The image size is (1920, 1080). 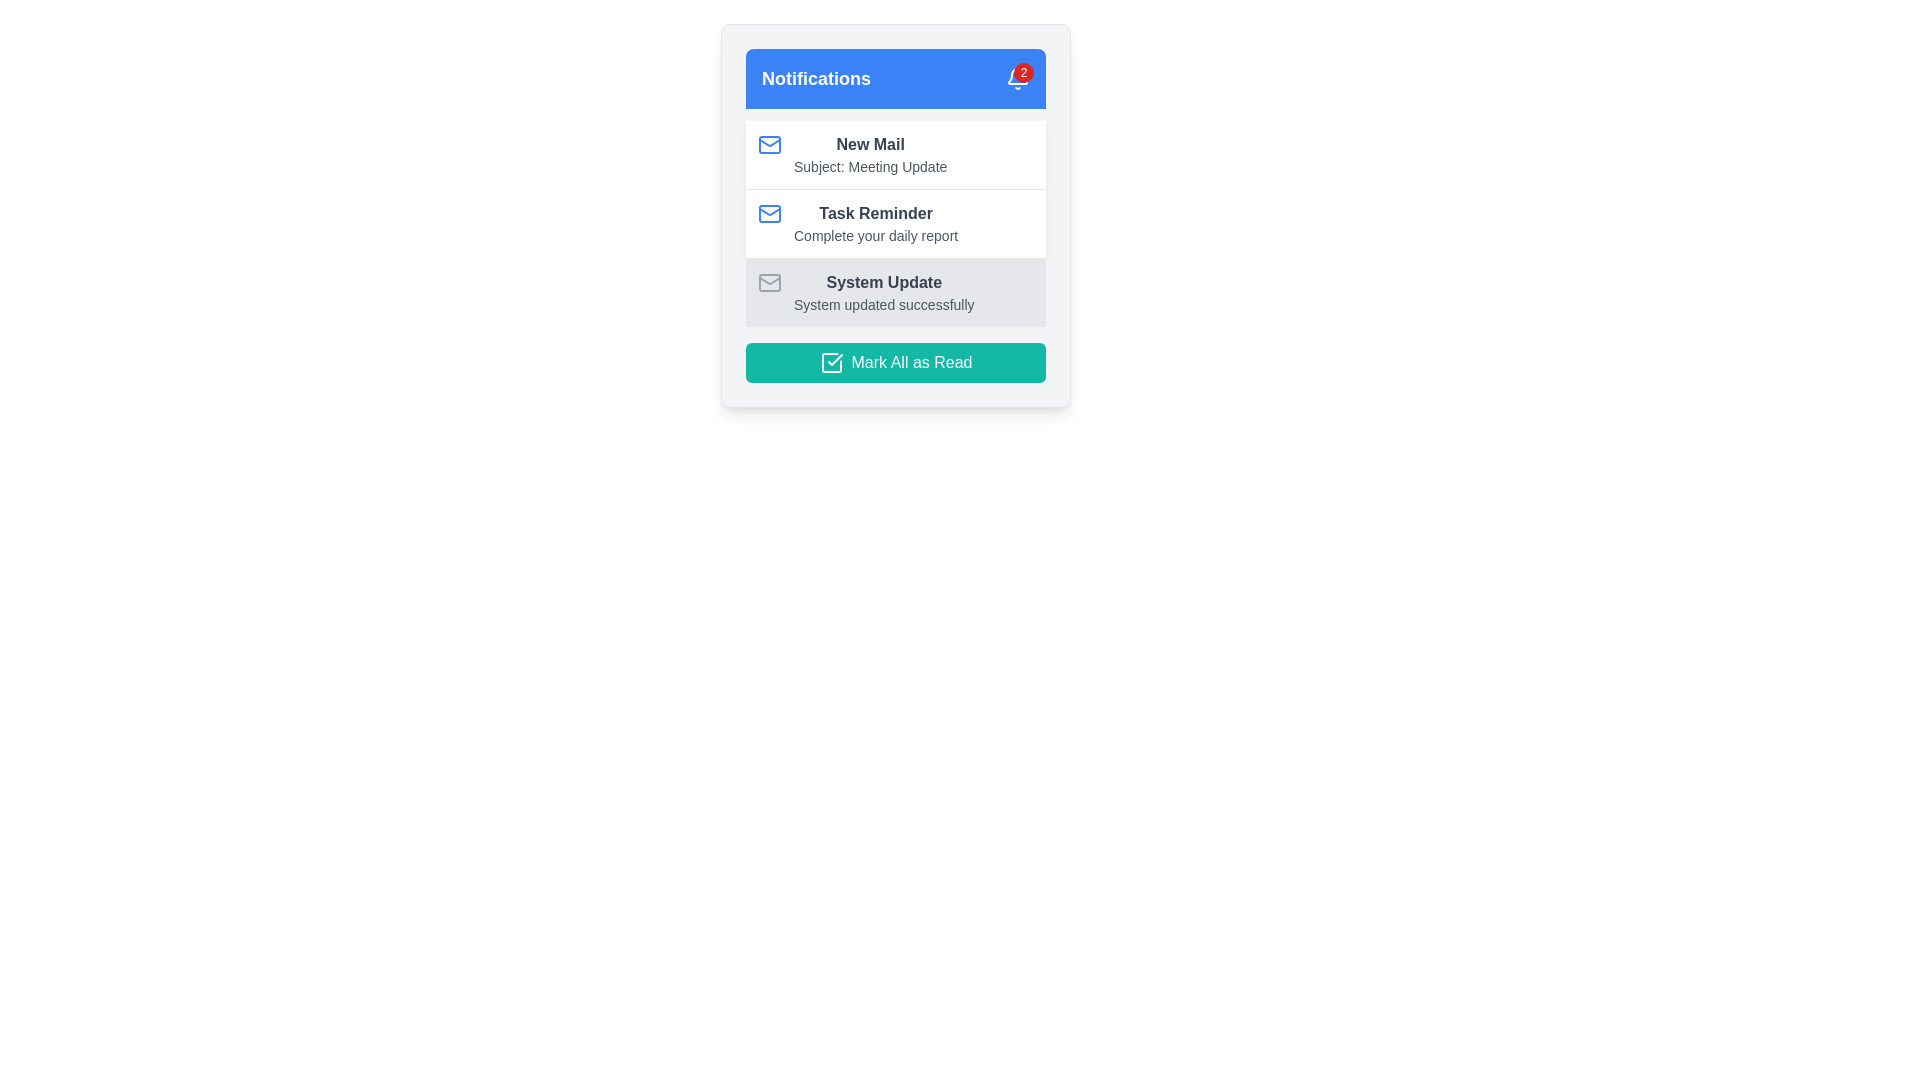 I want to click on the interactive elements near the title text label of the first notification item, which is positioned above the subtitle 'Subject: Meeting Update' in the notification panel located at the top-right corner of the interface, so click(x=870, y=144).